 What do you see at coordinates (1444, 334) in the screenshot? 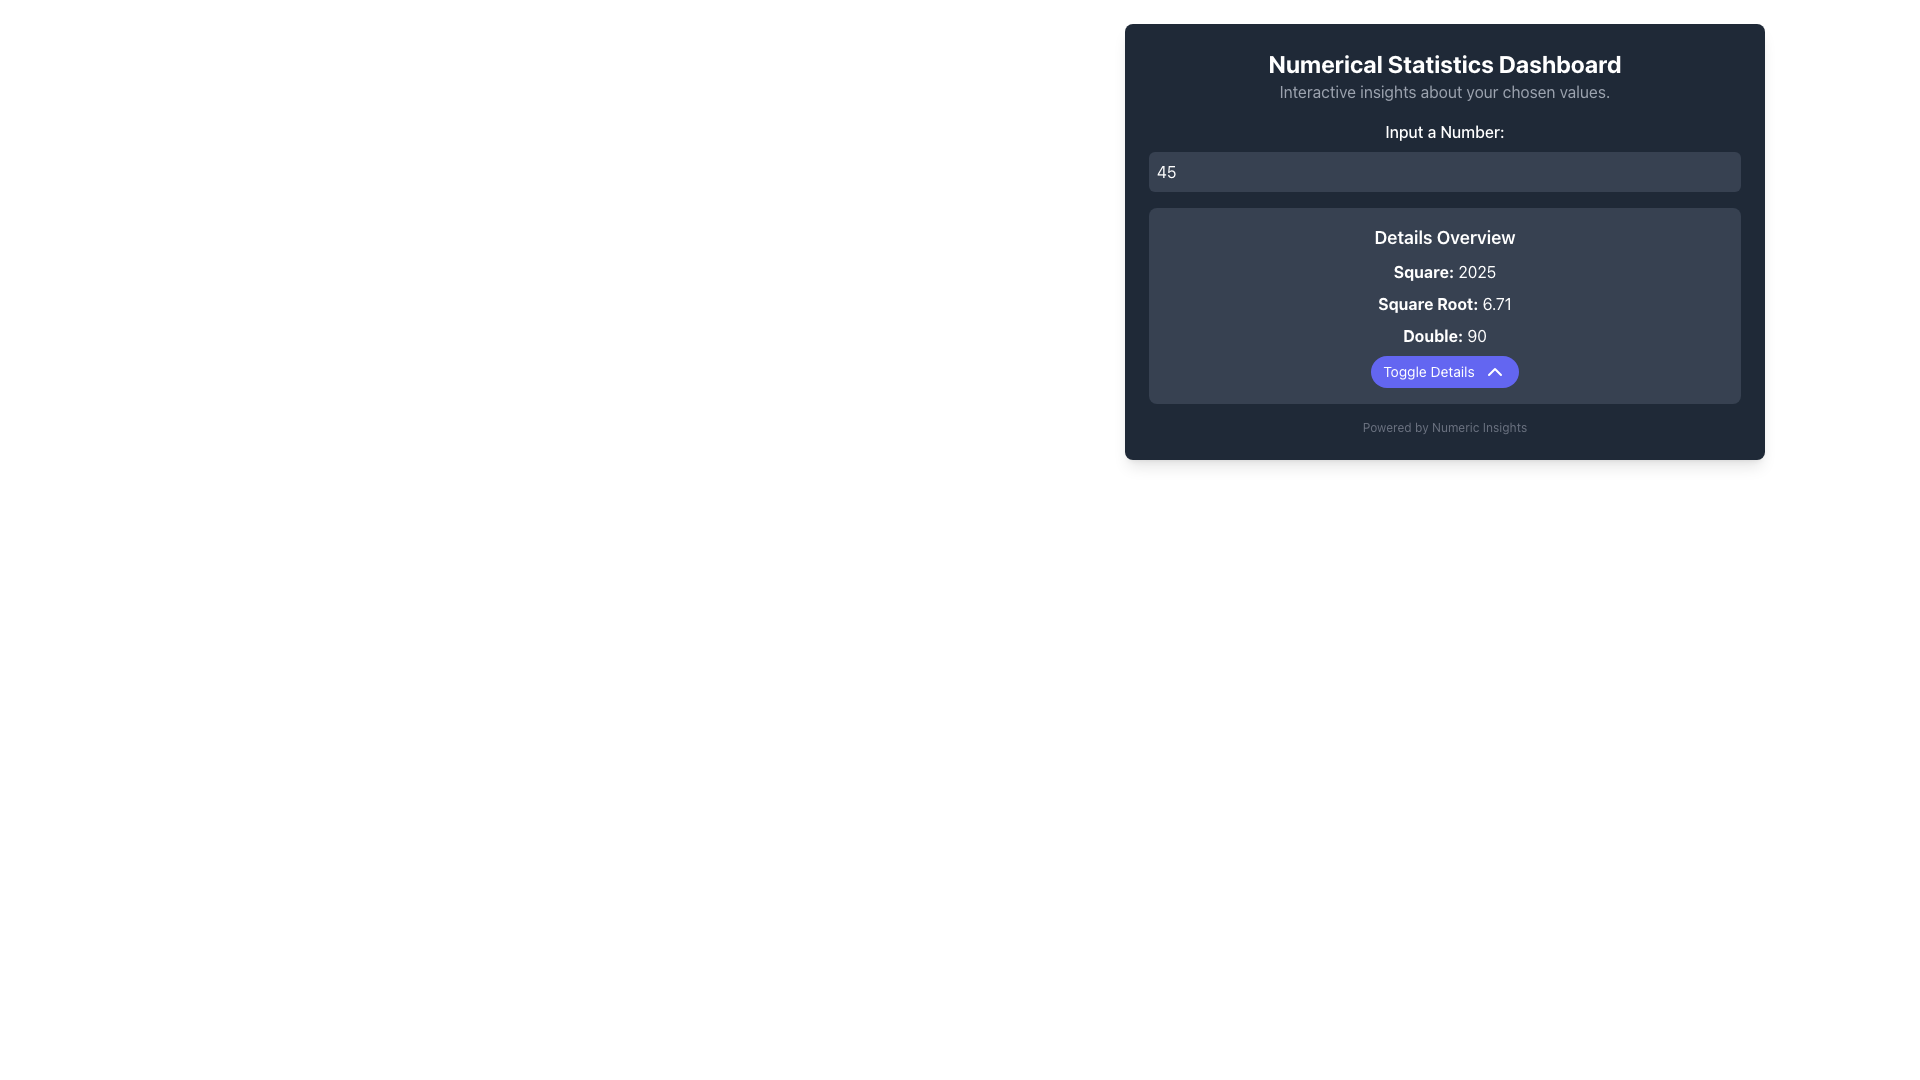
I see `the 'Double:' label displaying the numeric value '90' in the 'Details Overview' panel, which is located beneath the 'Square Root: 6.71' entry` at bounding box center [1444, 334].